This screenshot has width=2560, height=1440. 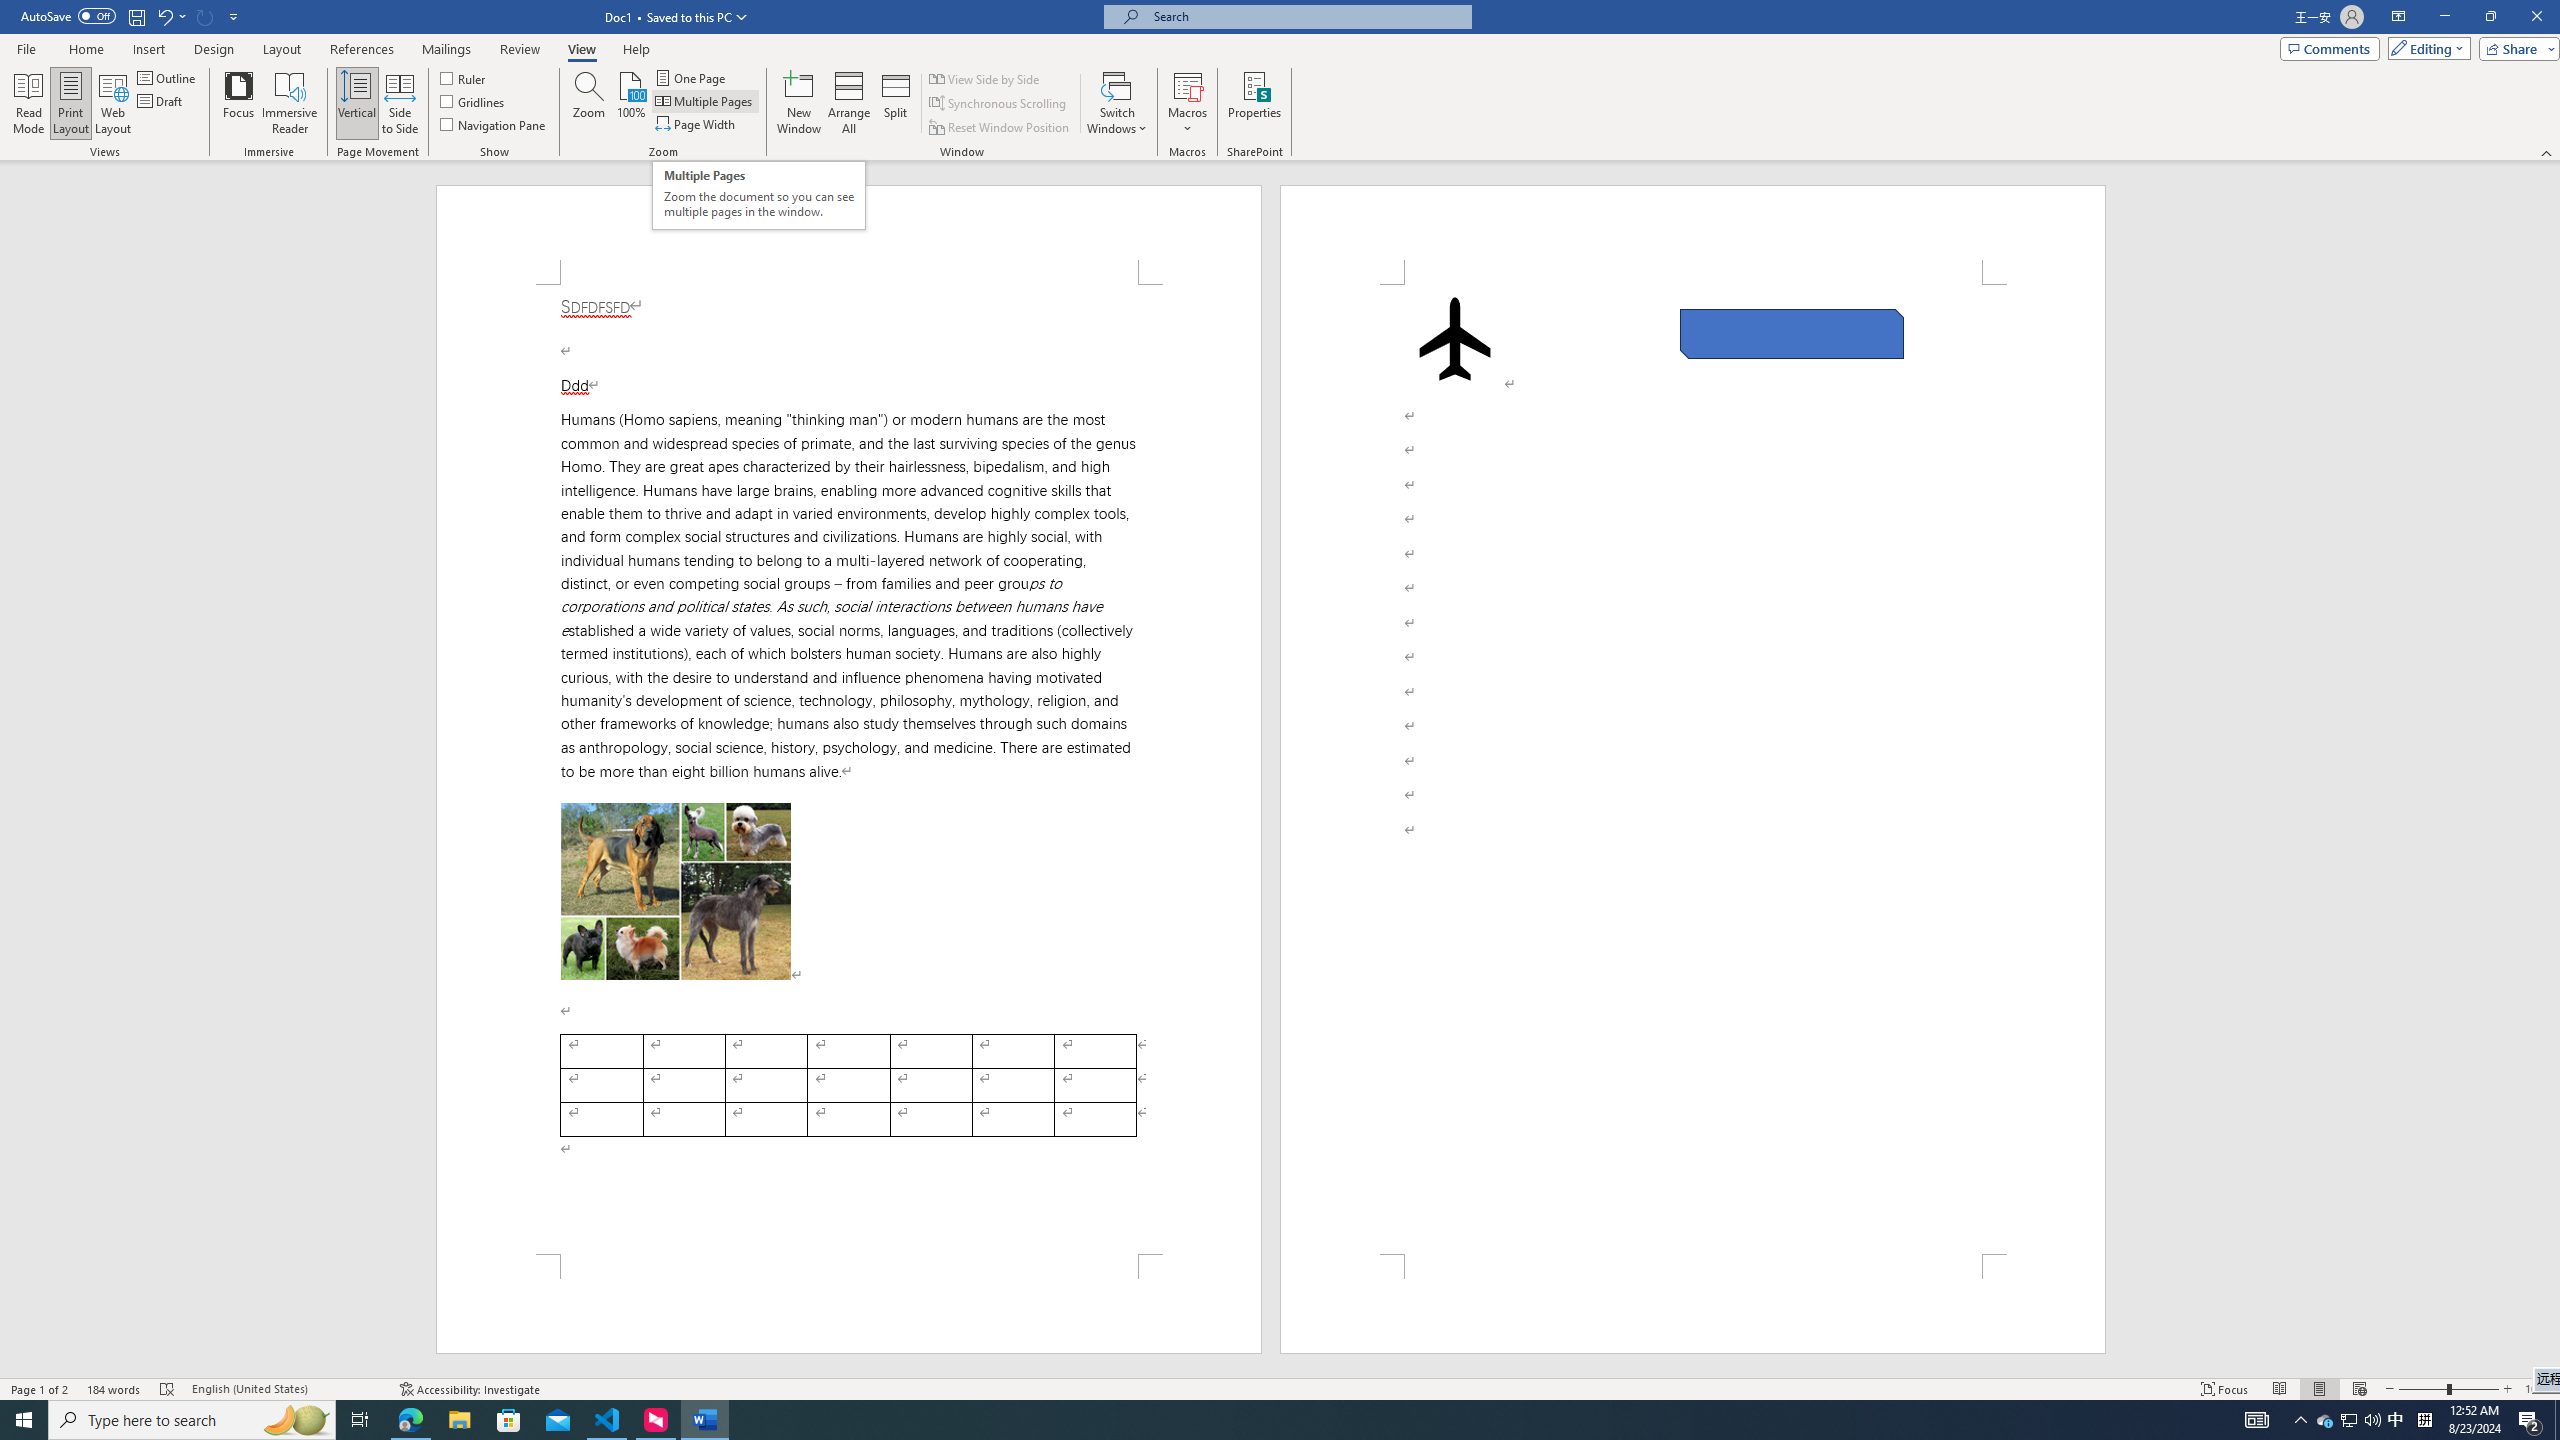 What do you see at coordinates (1255, 103) in the screenshot?
I see `'Properties'` at bounding box center [1255, 103].